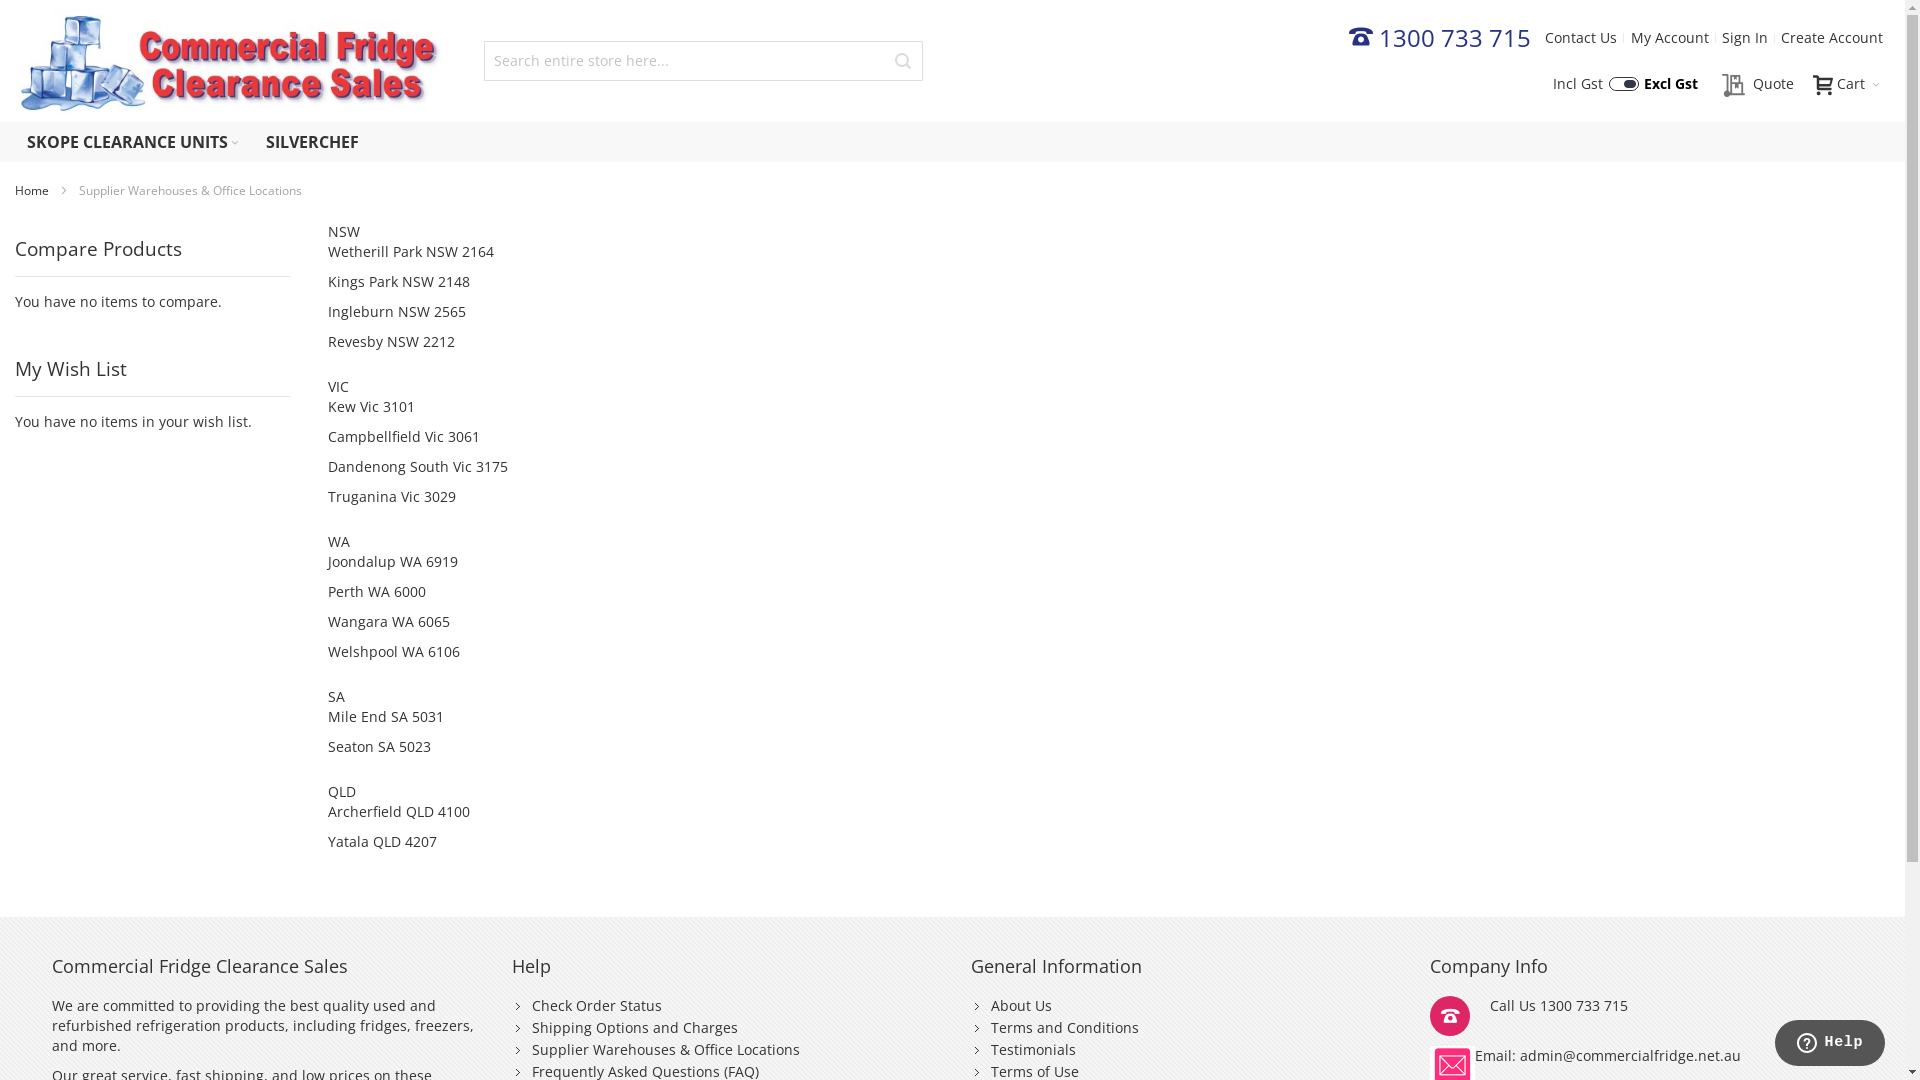 The height and width of the screenshot is (1080, 1920). What do you see at coordinates (1756, 84) in the screenshot?
I see `'Quote'` at bounding box center [1756, 84].